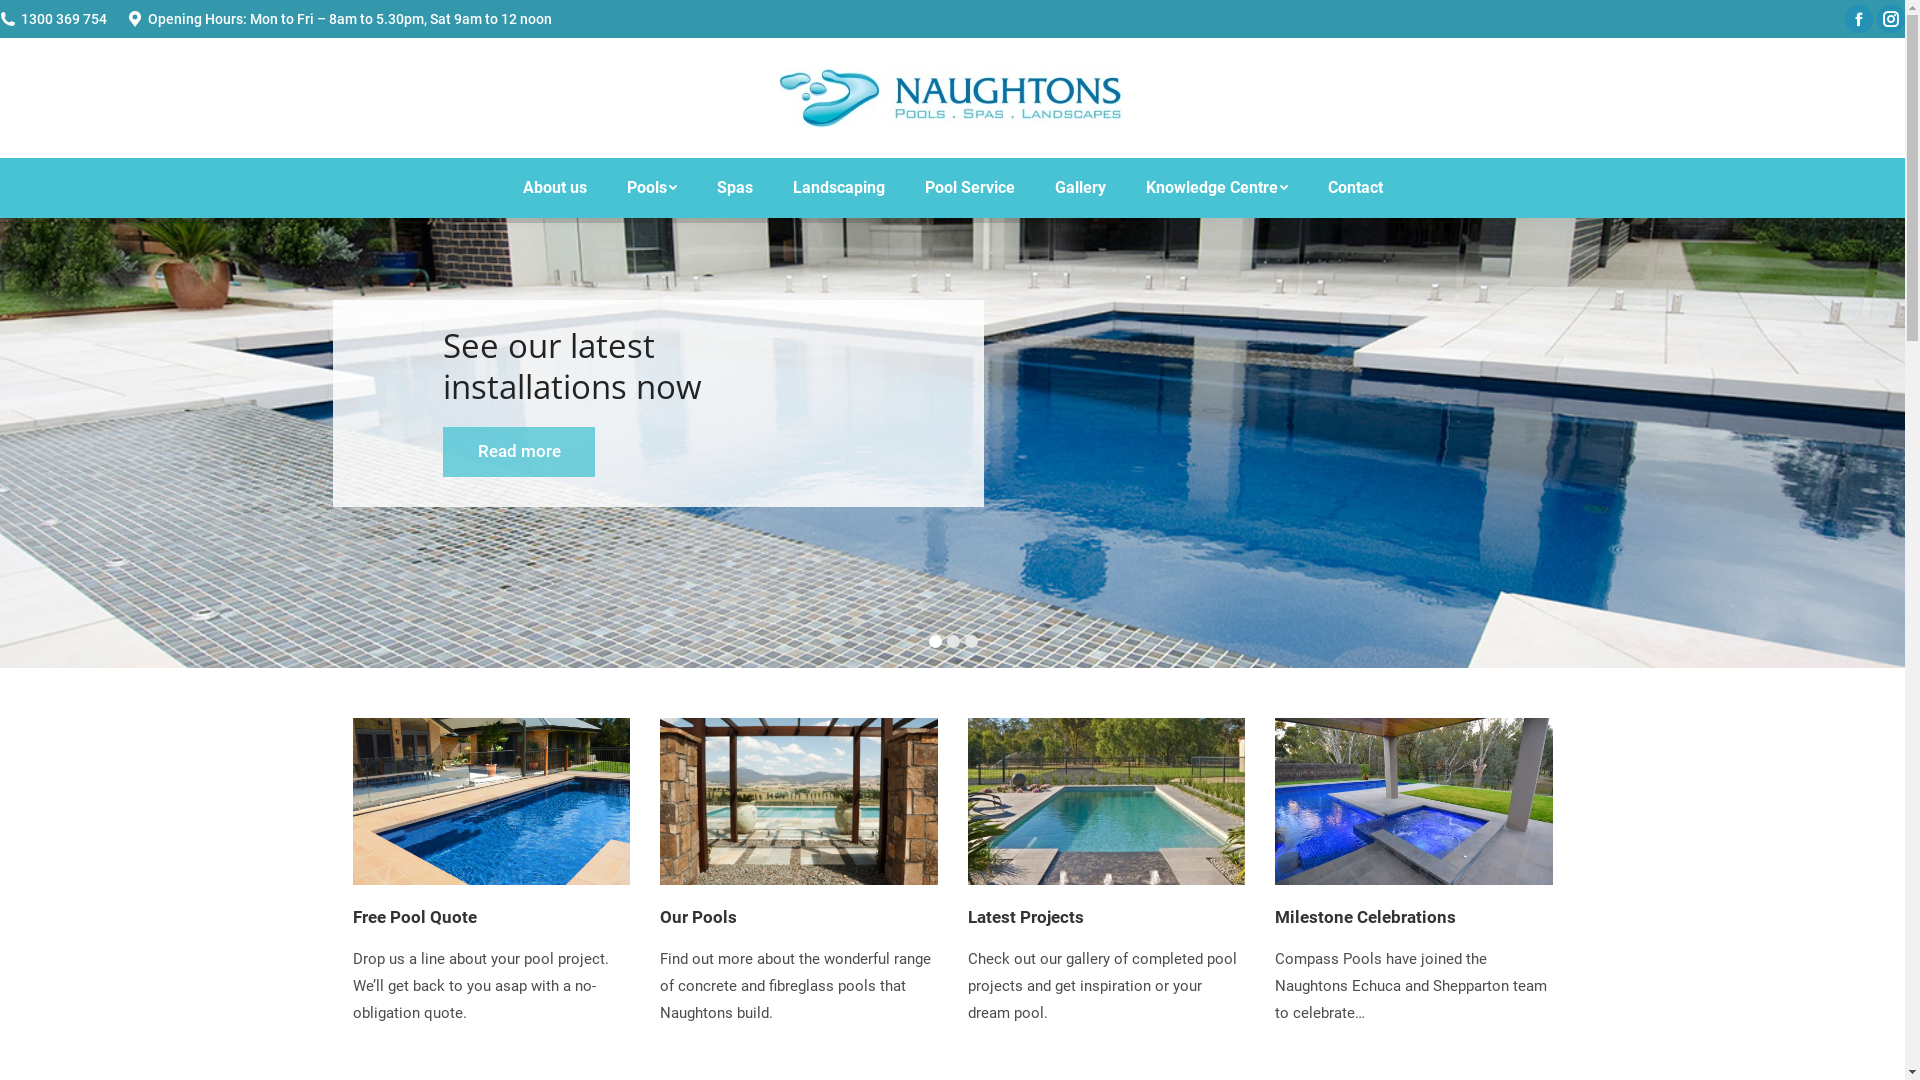 The image size is (1920, 1080). What do you see at coordinates (1078, 188) in the screenshot?
I see `'Gallery'` at bounding box center [1078, 188].